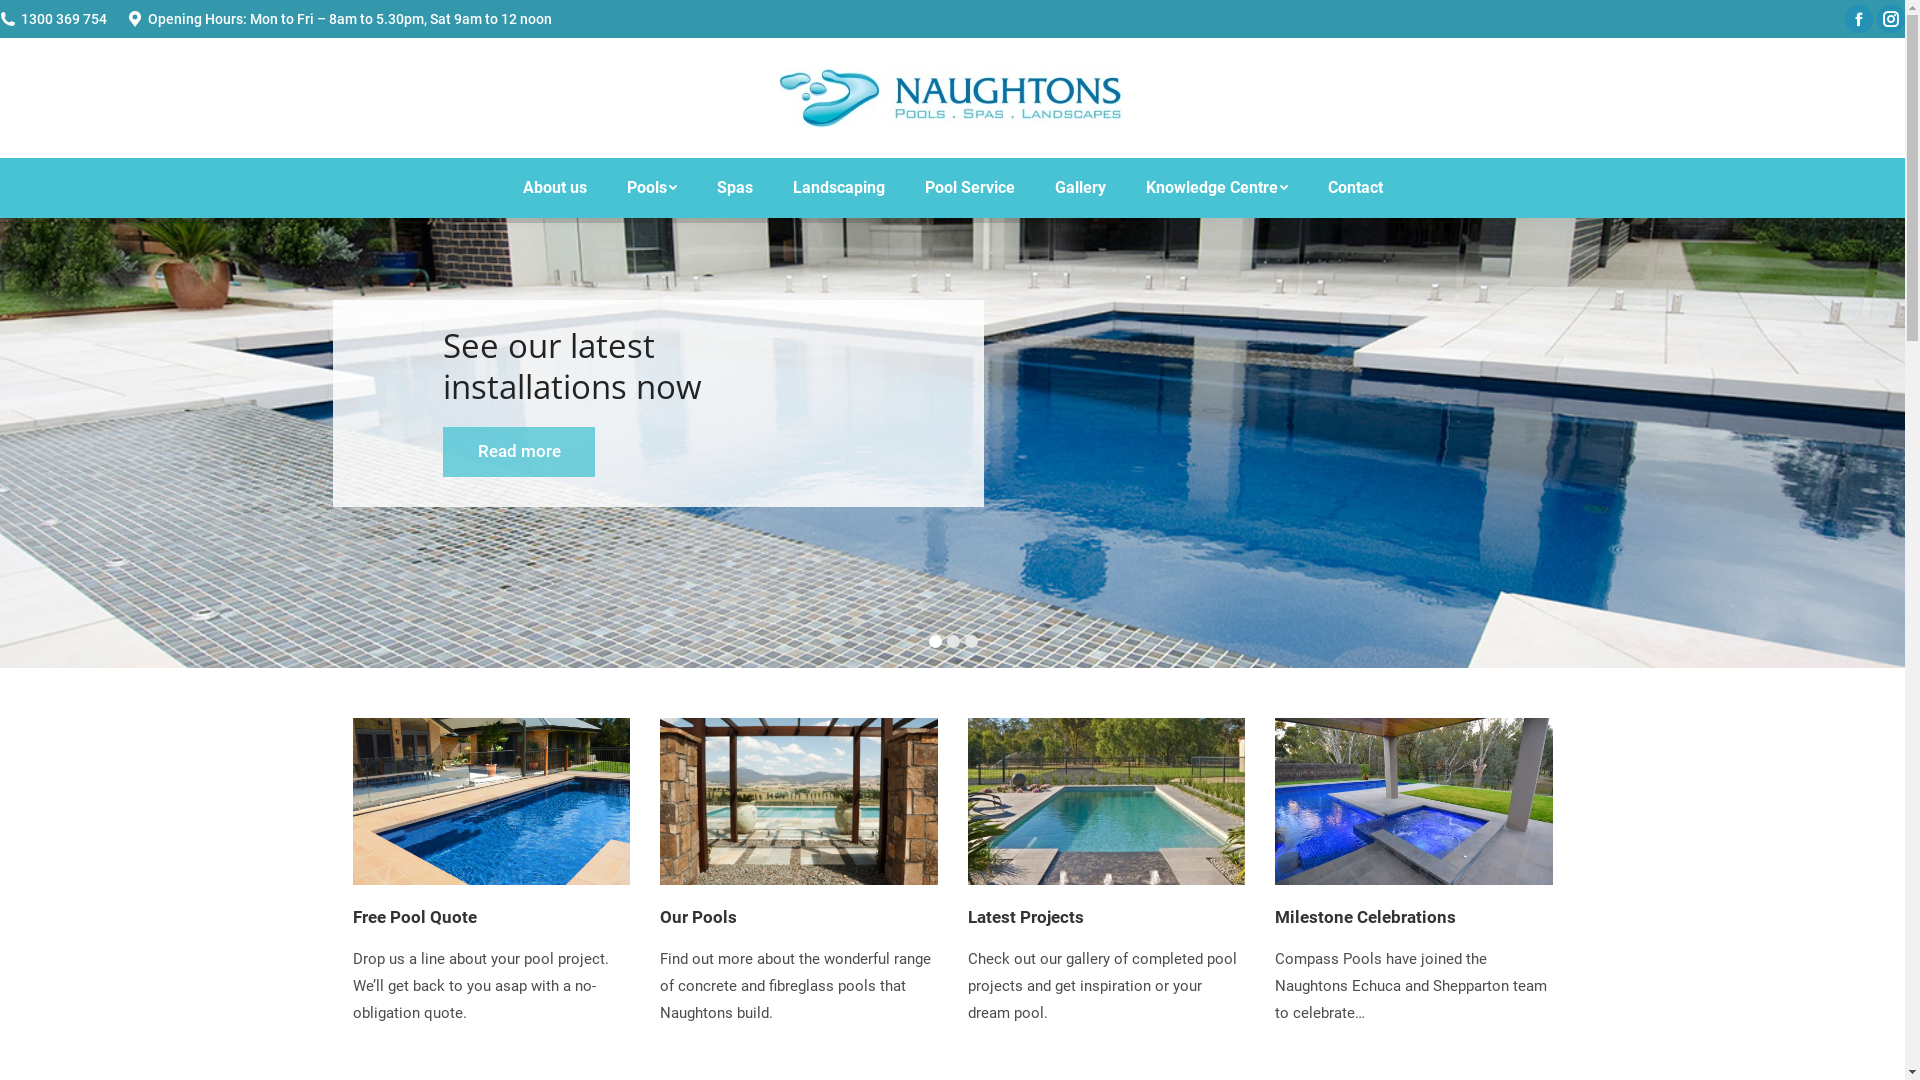 The image size is (1920, 1080). What do you see at coordinates (1078, 188) in the screenshot?
I see `'Gallery'` at bounding box center [1078, 188].